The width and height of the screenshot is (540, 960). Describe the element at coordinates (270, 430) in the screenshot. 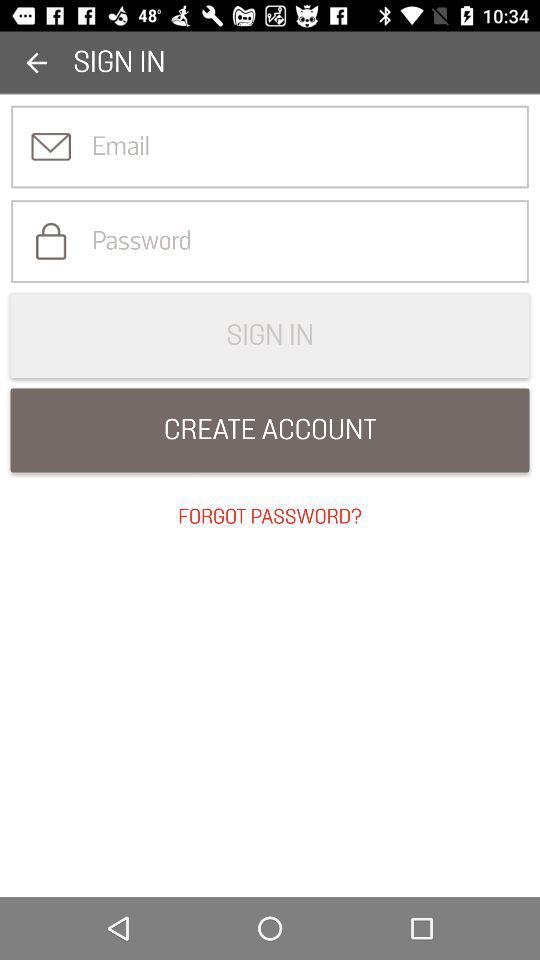

I see `create account` at that location.